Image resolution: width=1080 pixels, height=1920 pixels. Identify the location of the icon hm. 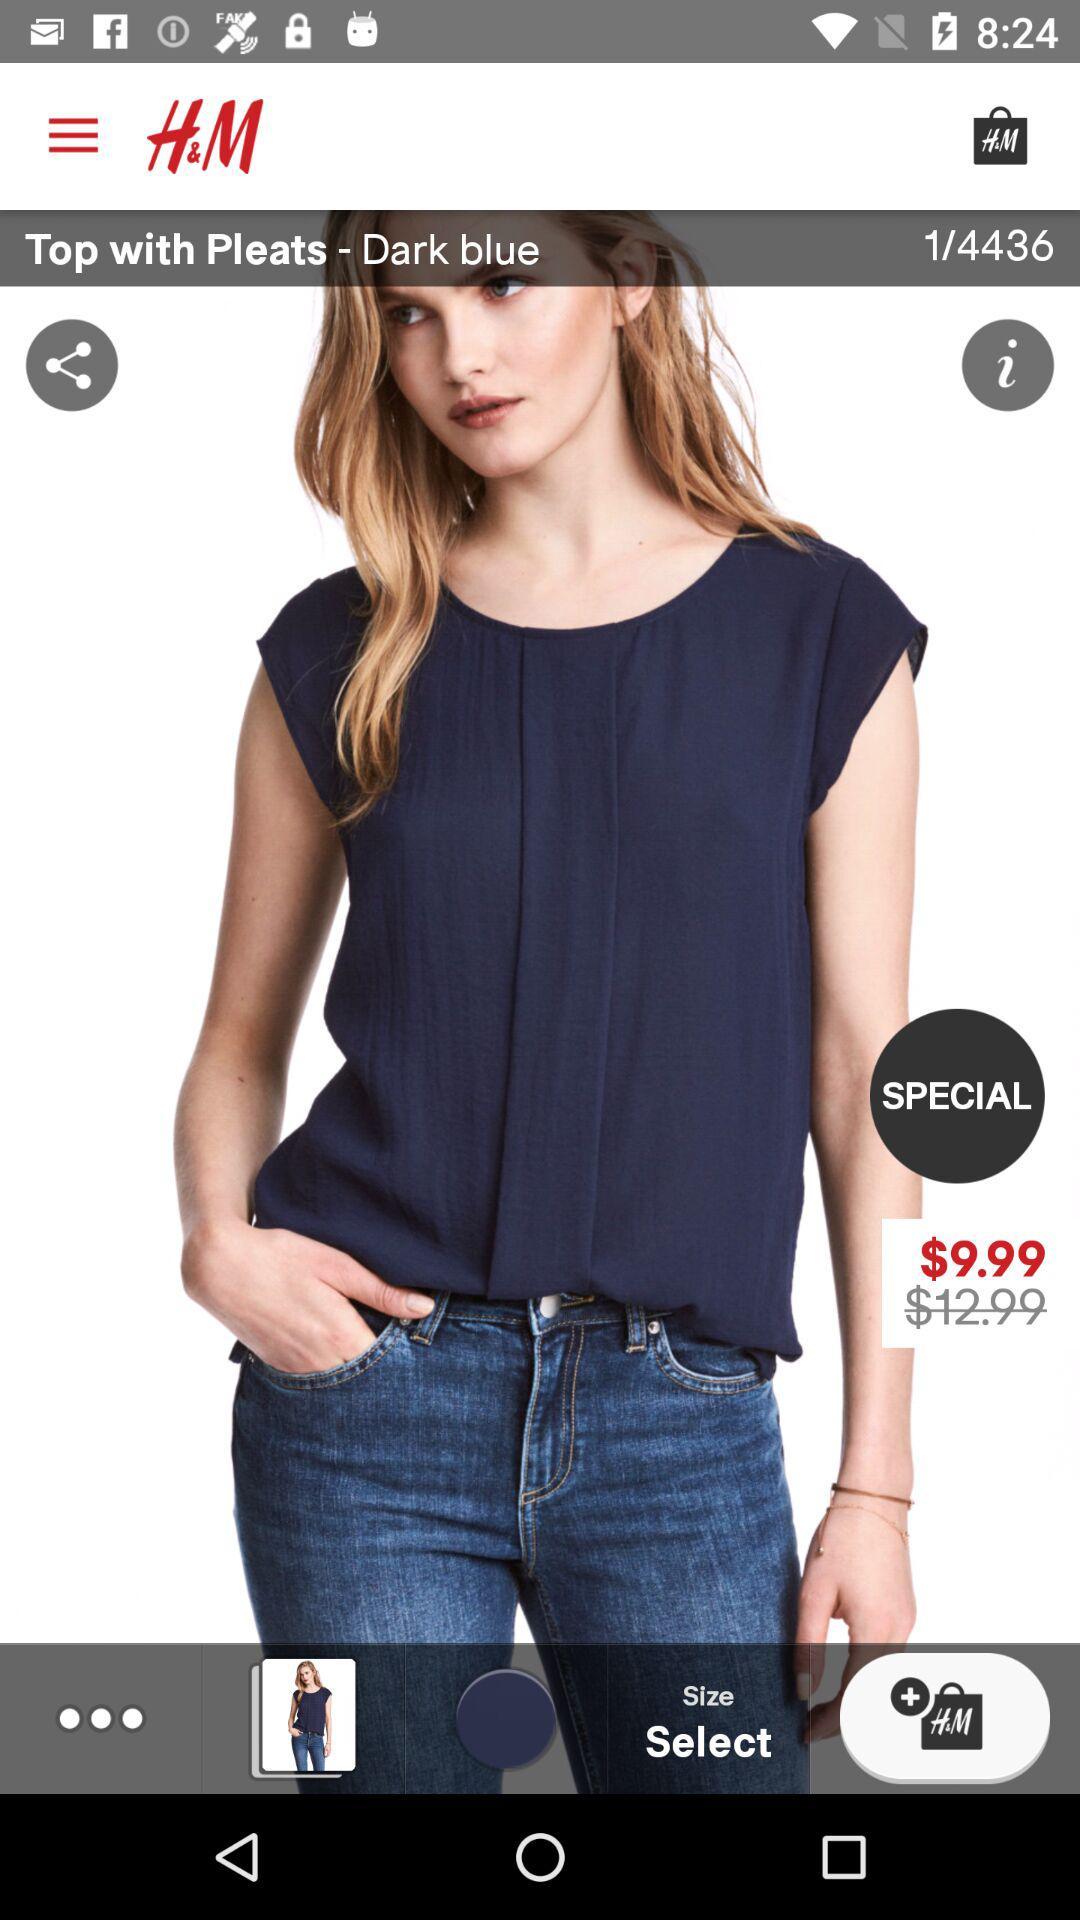
(205, 135).